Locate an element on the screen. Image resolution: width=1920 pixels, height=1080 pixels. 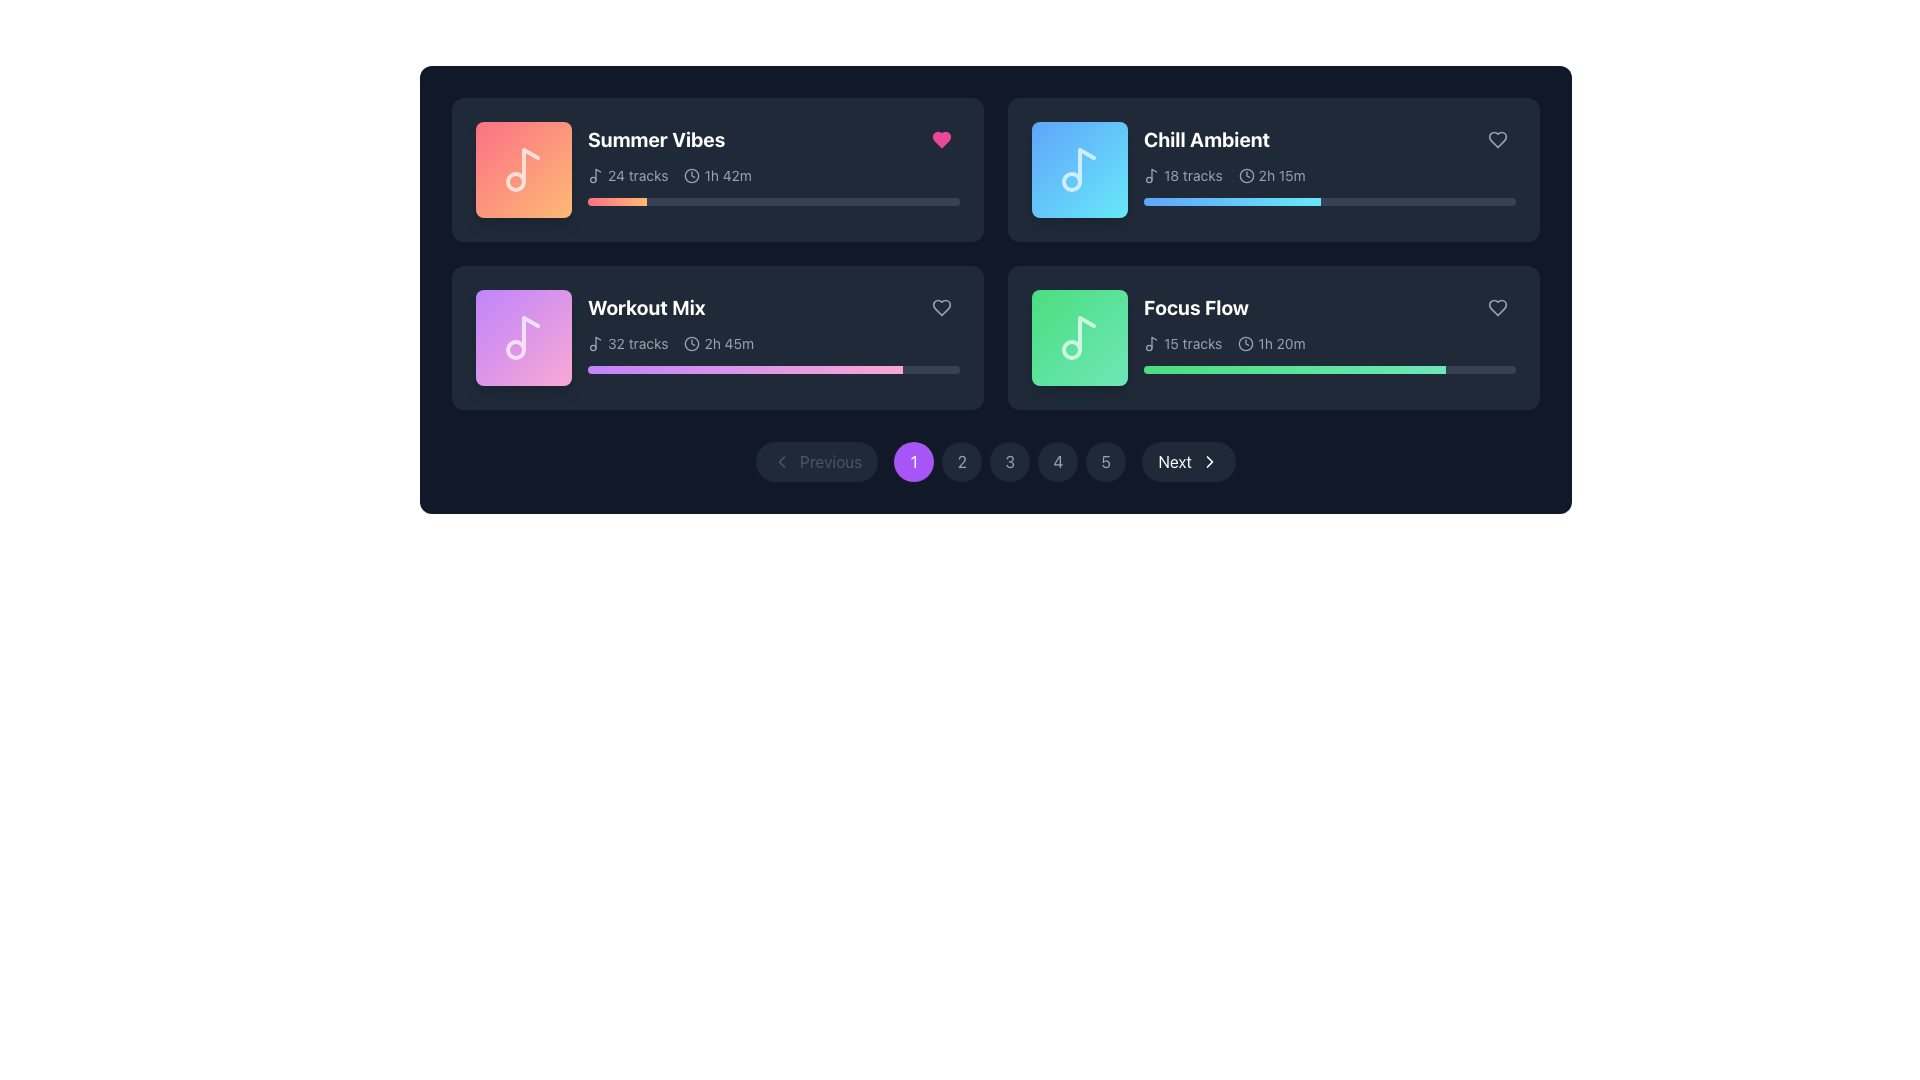
the navigation icon located inside the 'Next' button at the bottom-right section of the interface, which signifies moving to the next page of content is located at coordinates (1208, 462).